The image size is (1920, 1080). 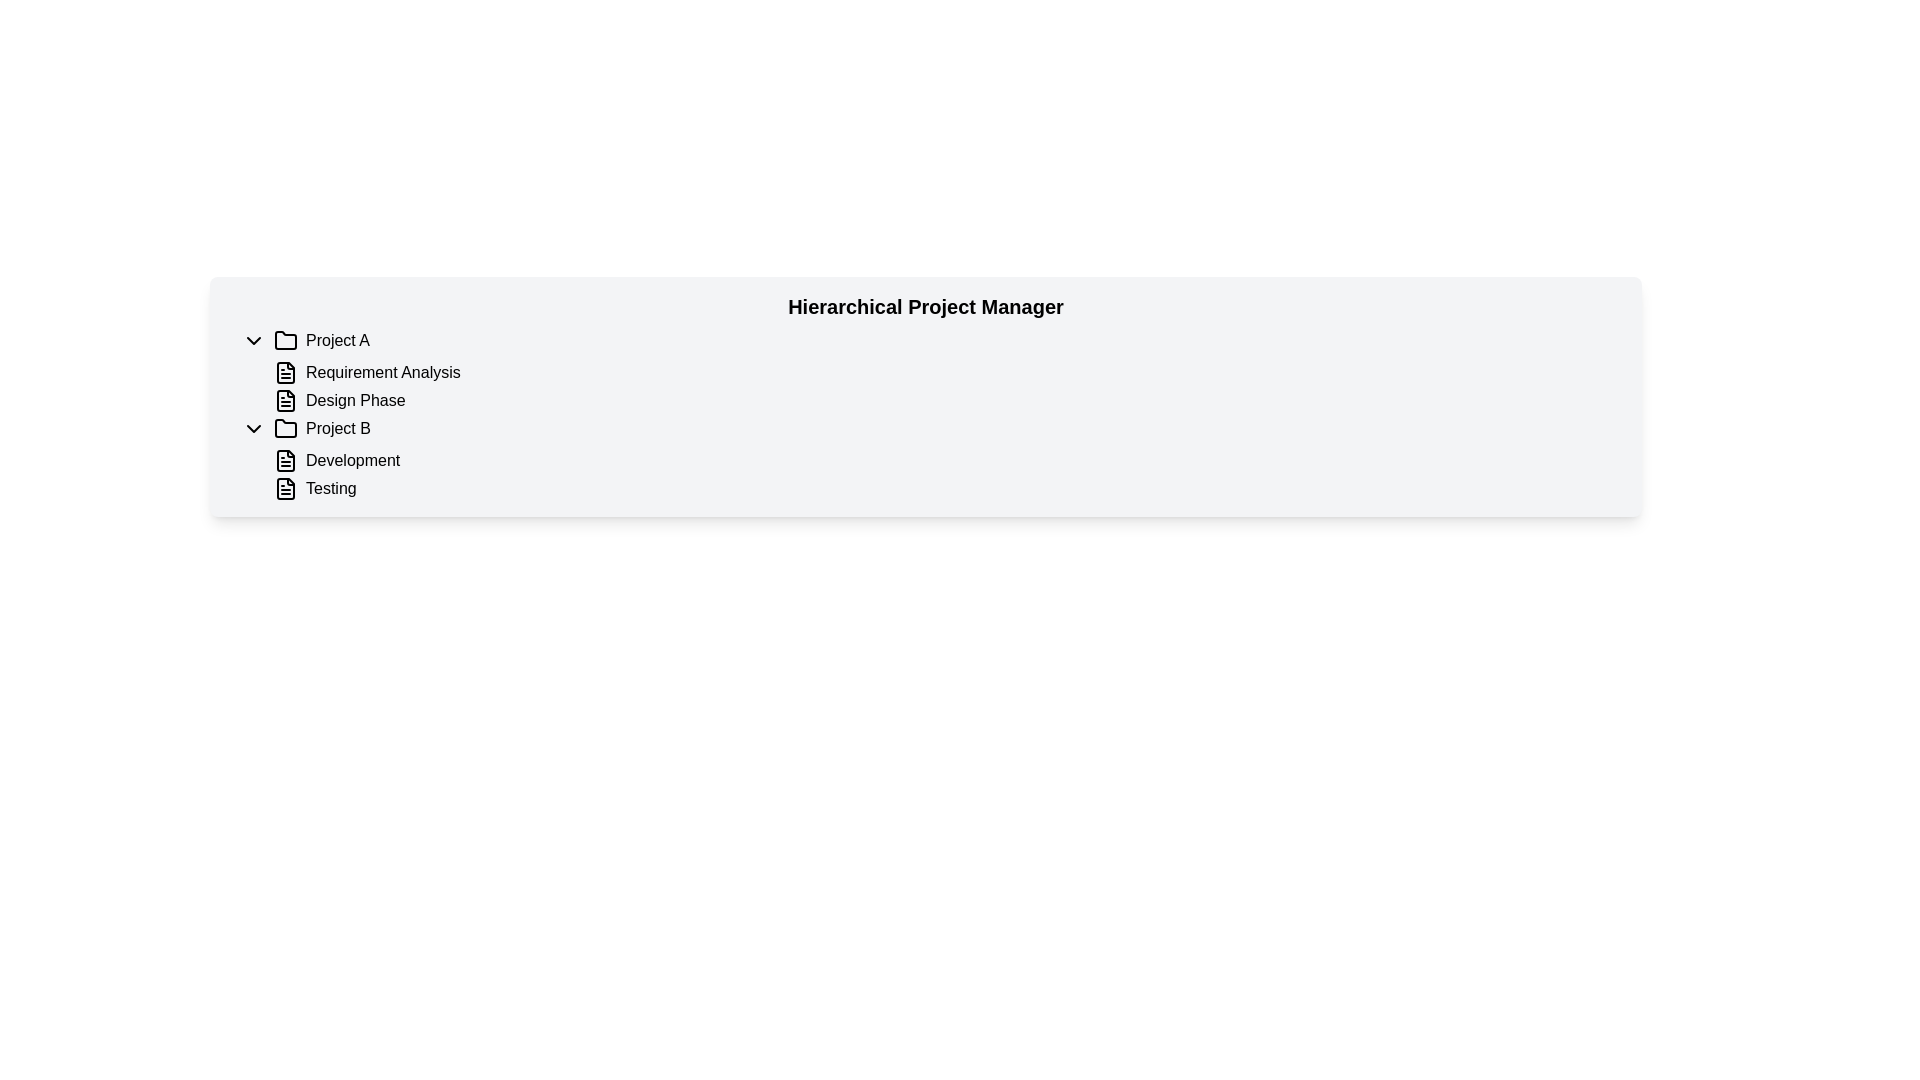 I want to click on the toggle button for 'Project B', so click(x=253, y=427).